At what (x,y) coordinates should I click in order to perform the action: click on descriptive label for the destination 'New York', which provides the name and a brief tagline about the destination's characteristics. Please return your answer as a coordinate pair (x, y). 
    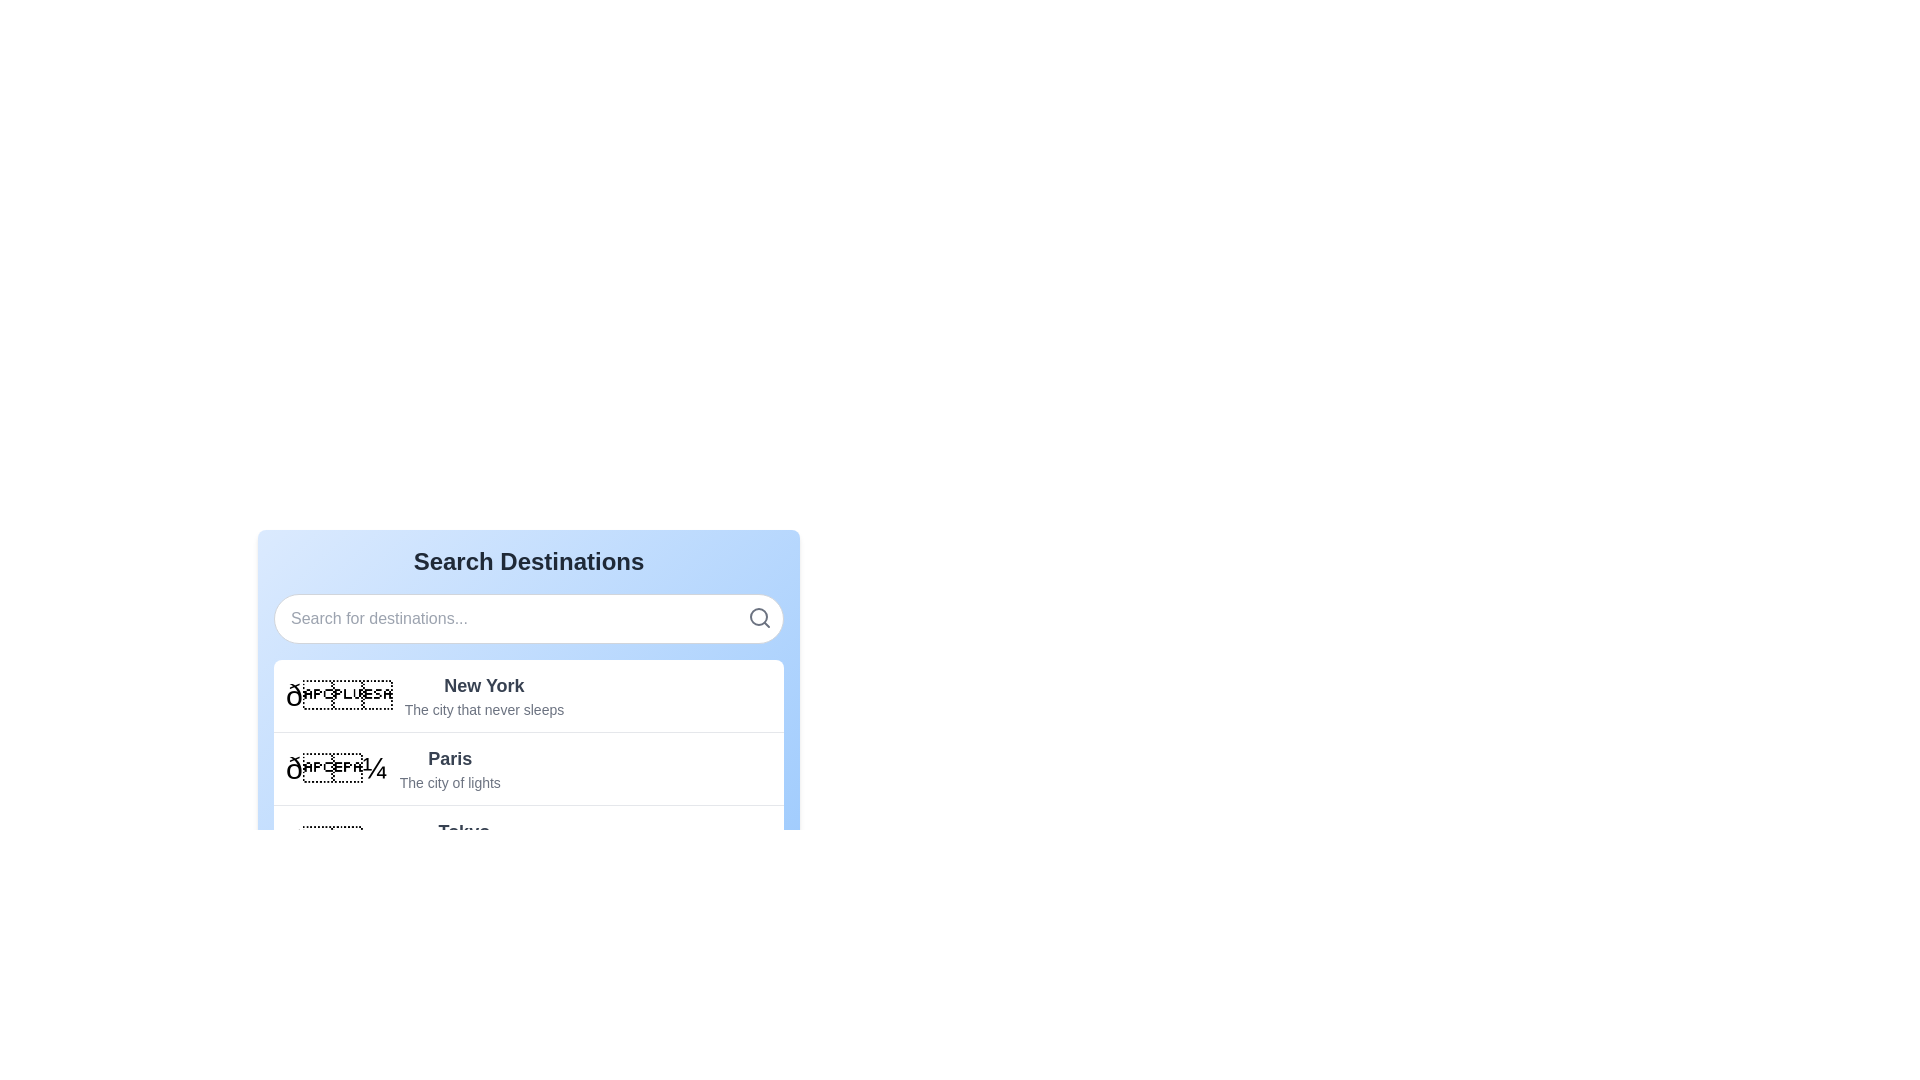
    Looking at the image, I should click on (484, 694).